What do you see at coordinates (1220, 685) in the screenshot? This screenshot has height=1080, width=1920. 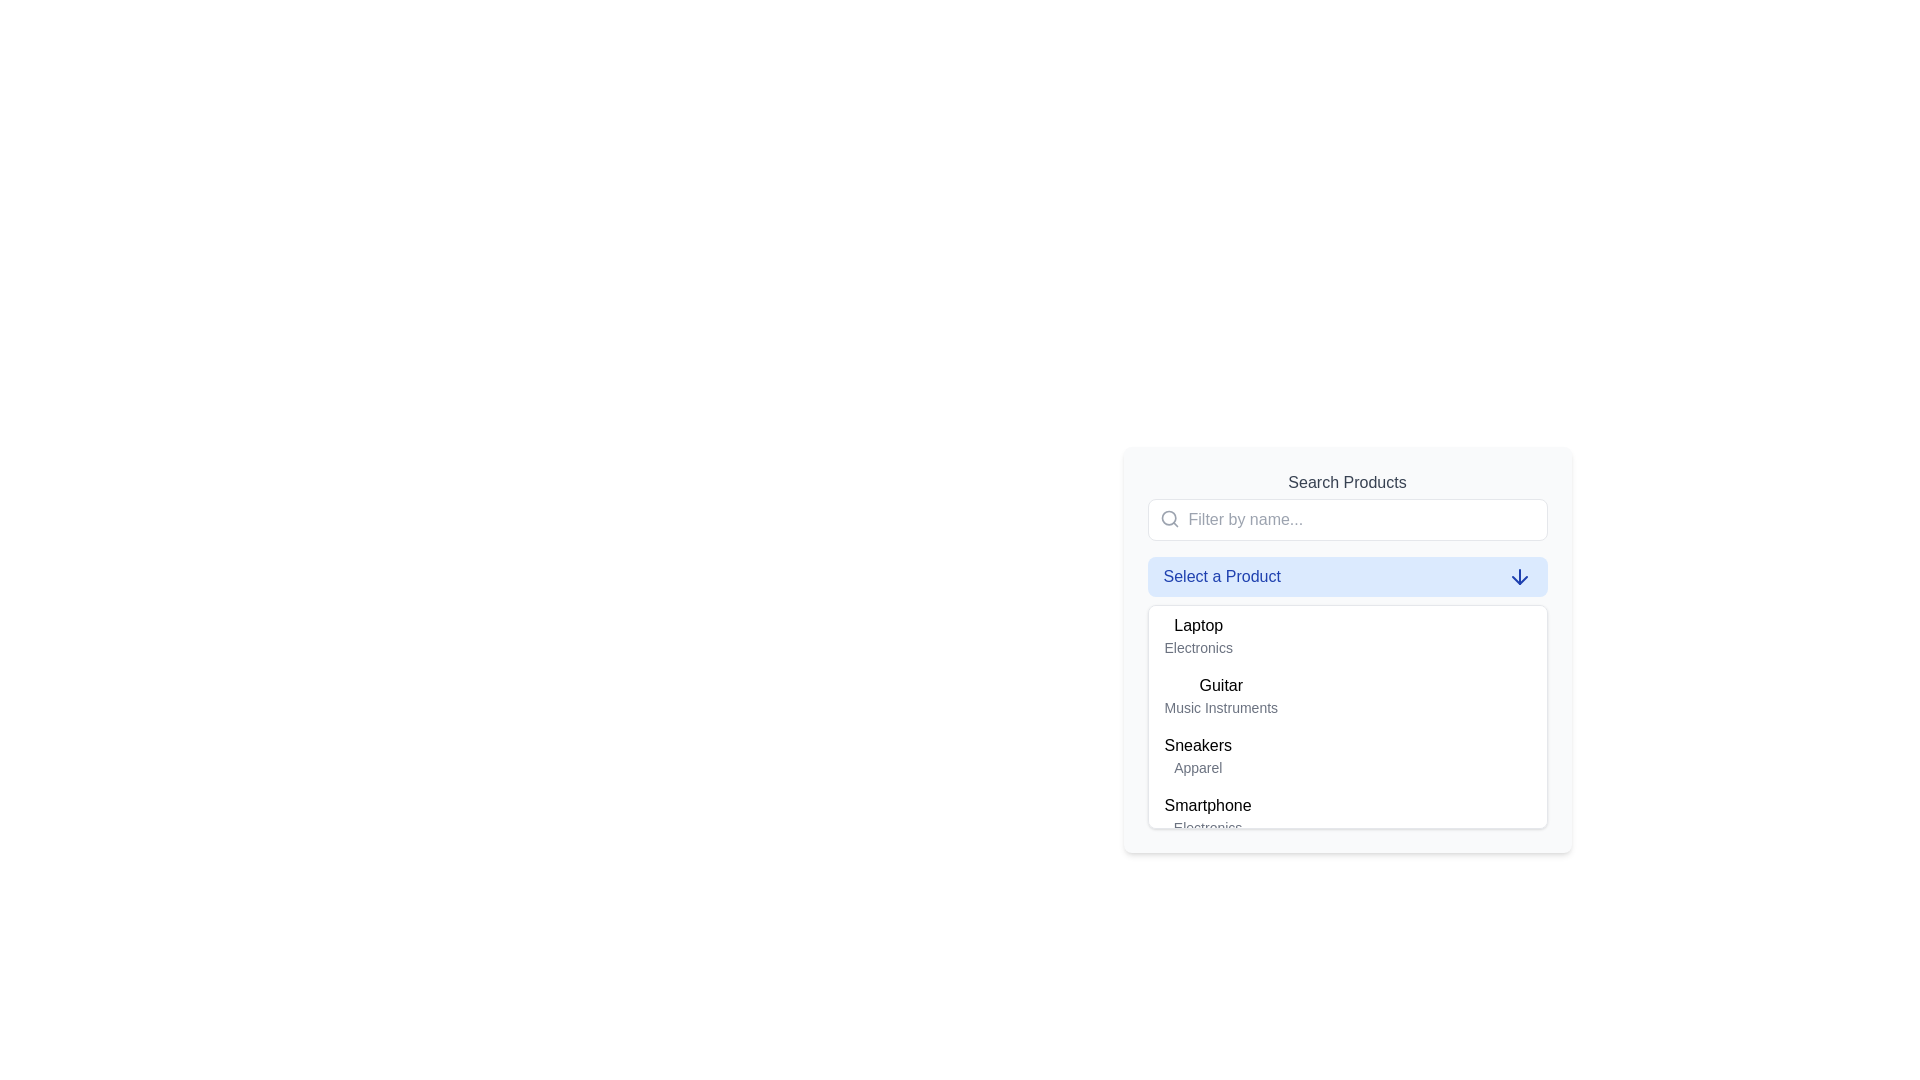 I see `the 'Guitar' text label in the dropdown list under 'Select a Product'` at bounding box center [1220, 685].